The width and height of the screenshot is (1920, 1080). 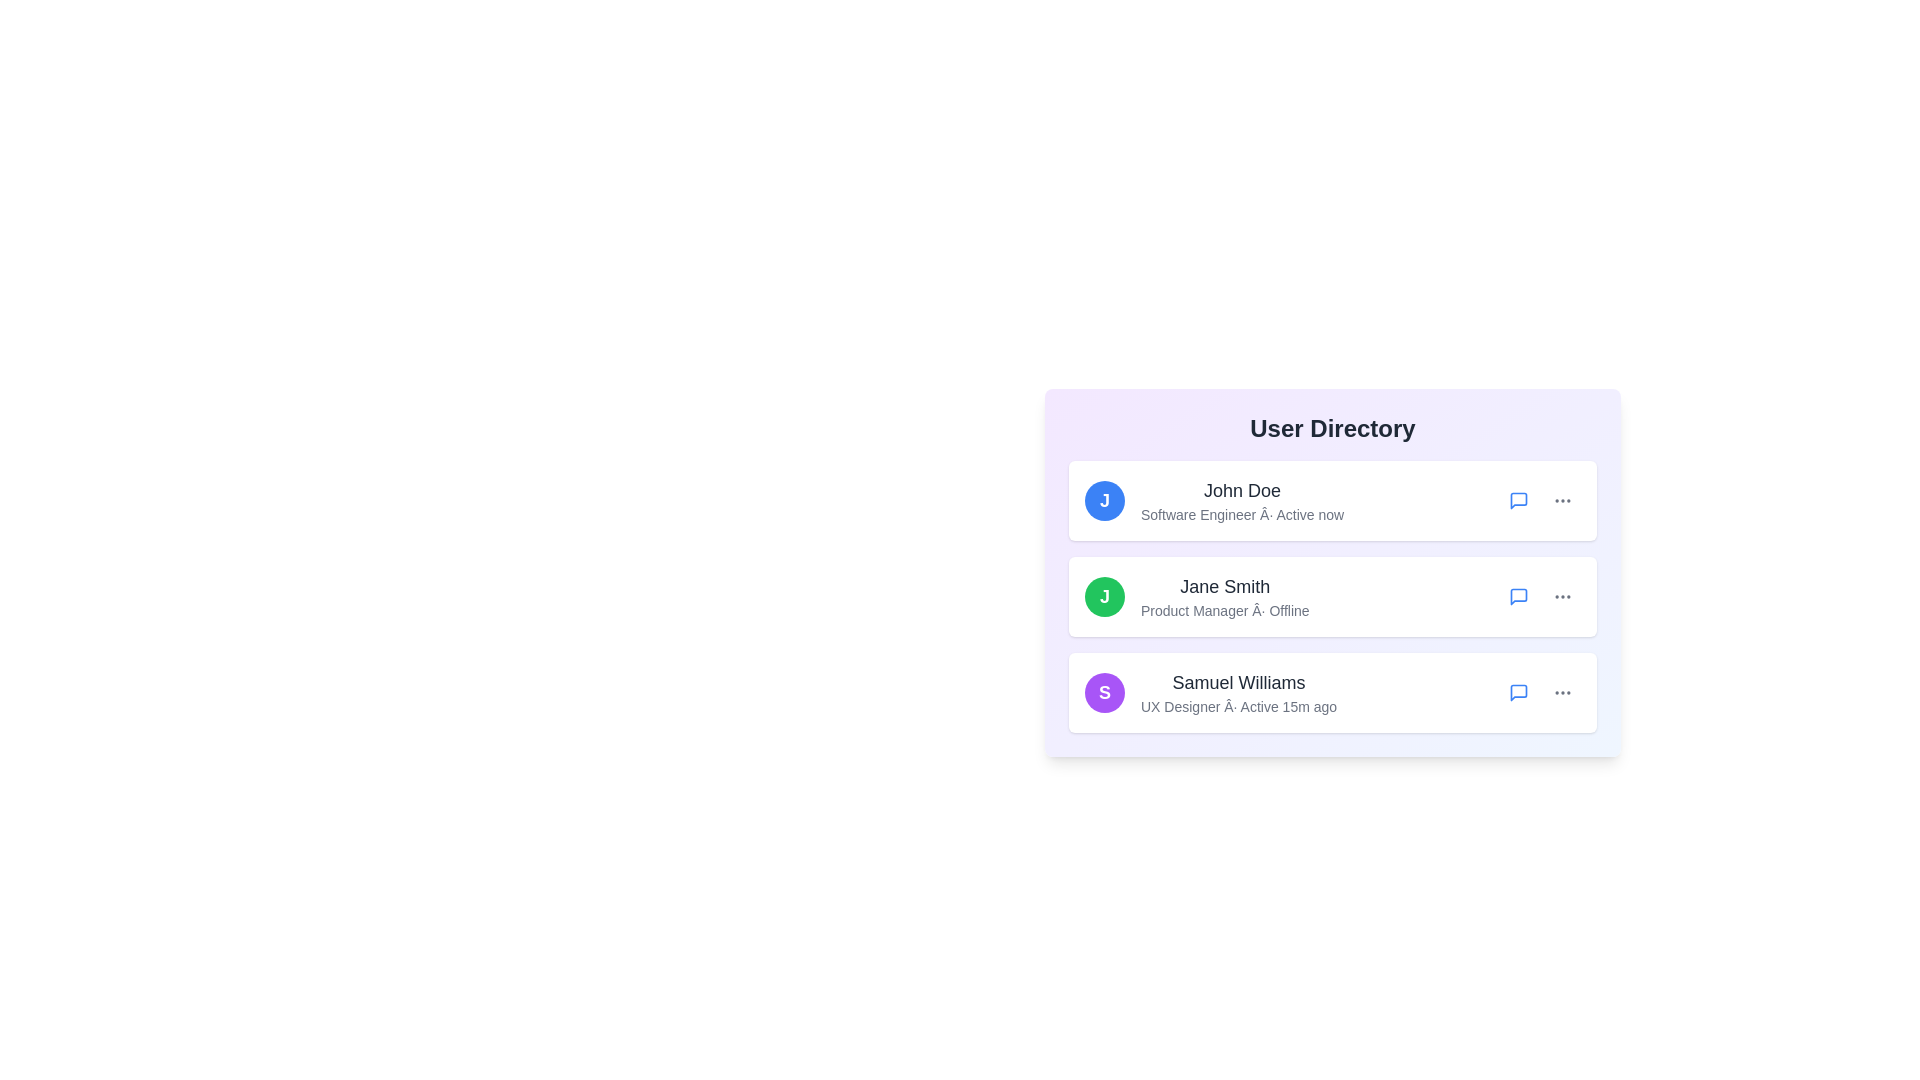 I want to click on the 'More Options' button for the user John Doe, so click(x=1562, y=500).